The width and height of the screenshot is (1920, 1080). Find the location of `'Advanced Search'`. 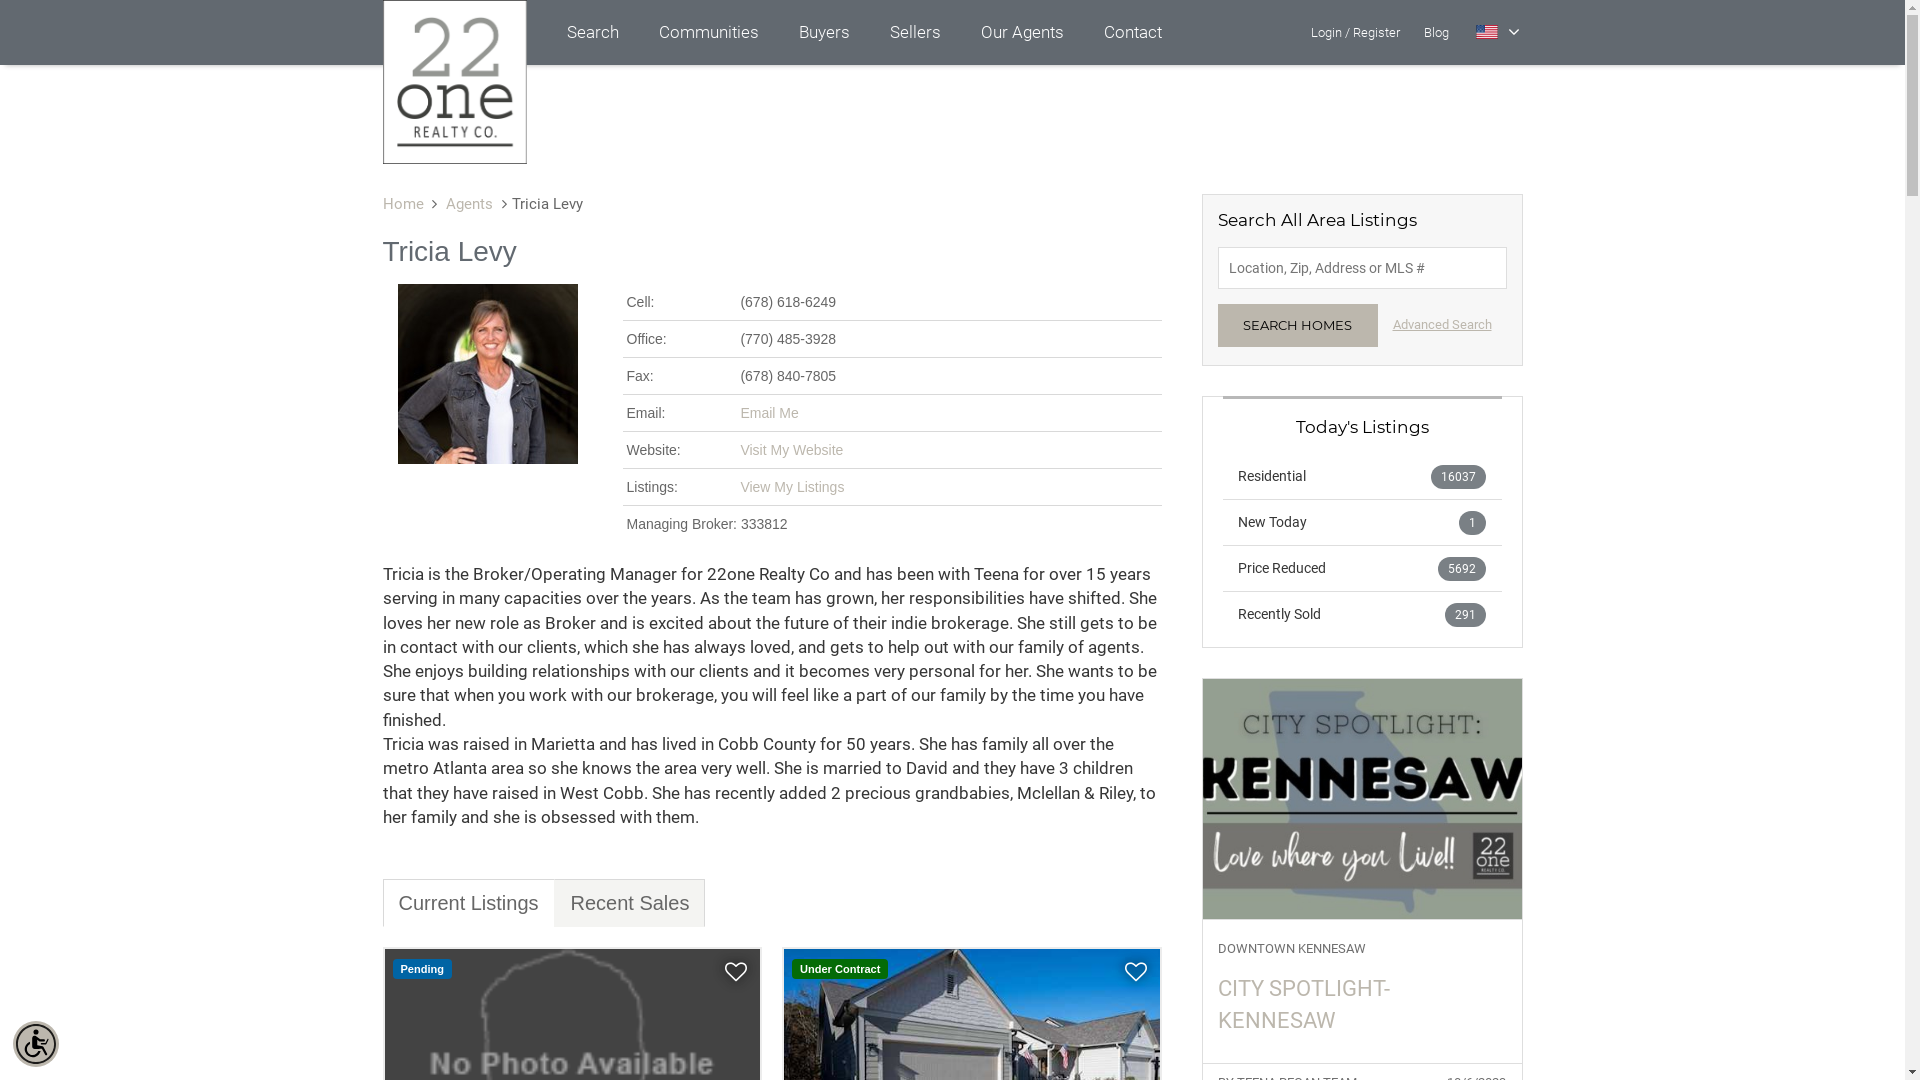

'Advanced Search' is located at coordinates (1441, 323).